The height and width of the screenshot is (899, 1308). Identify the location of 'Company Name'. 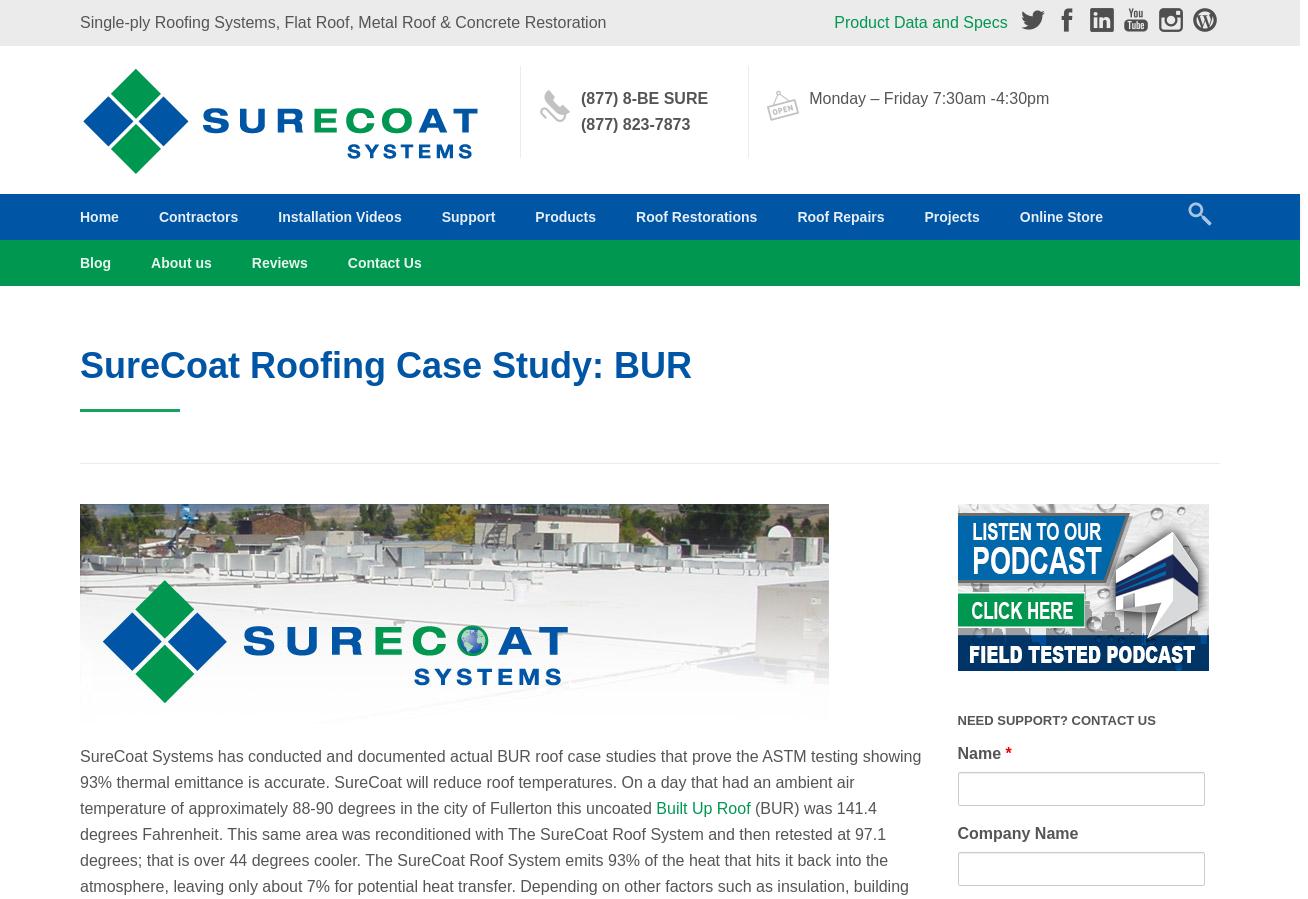
(1017, 832).